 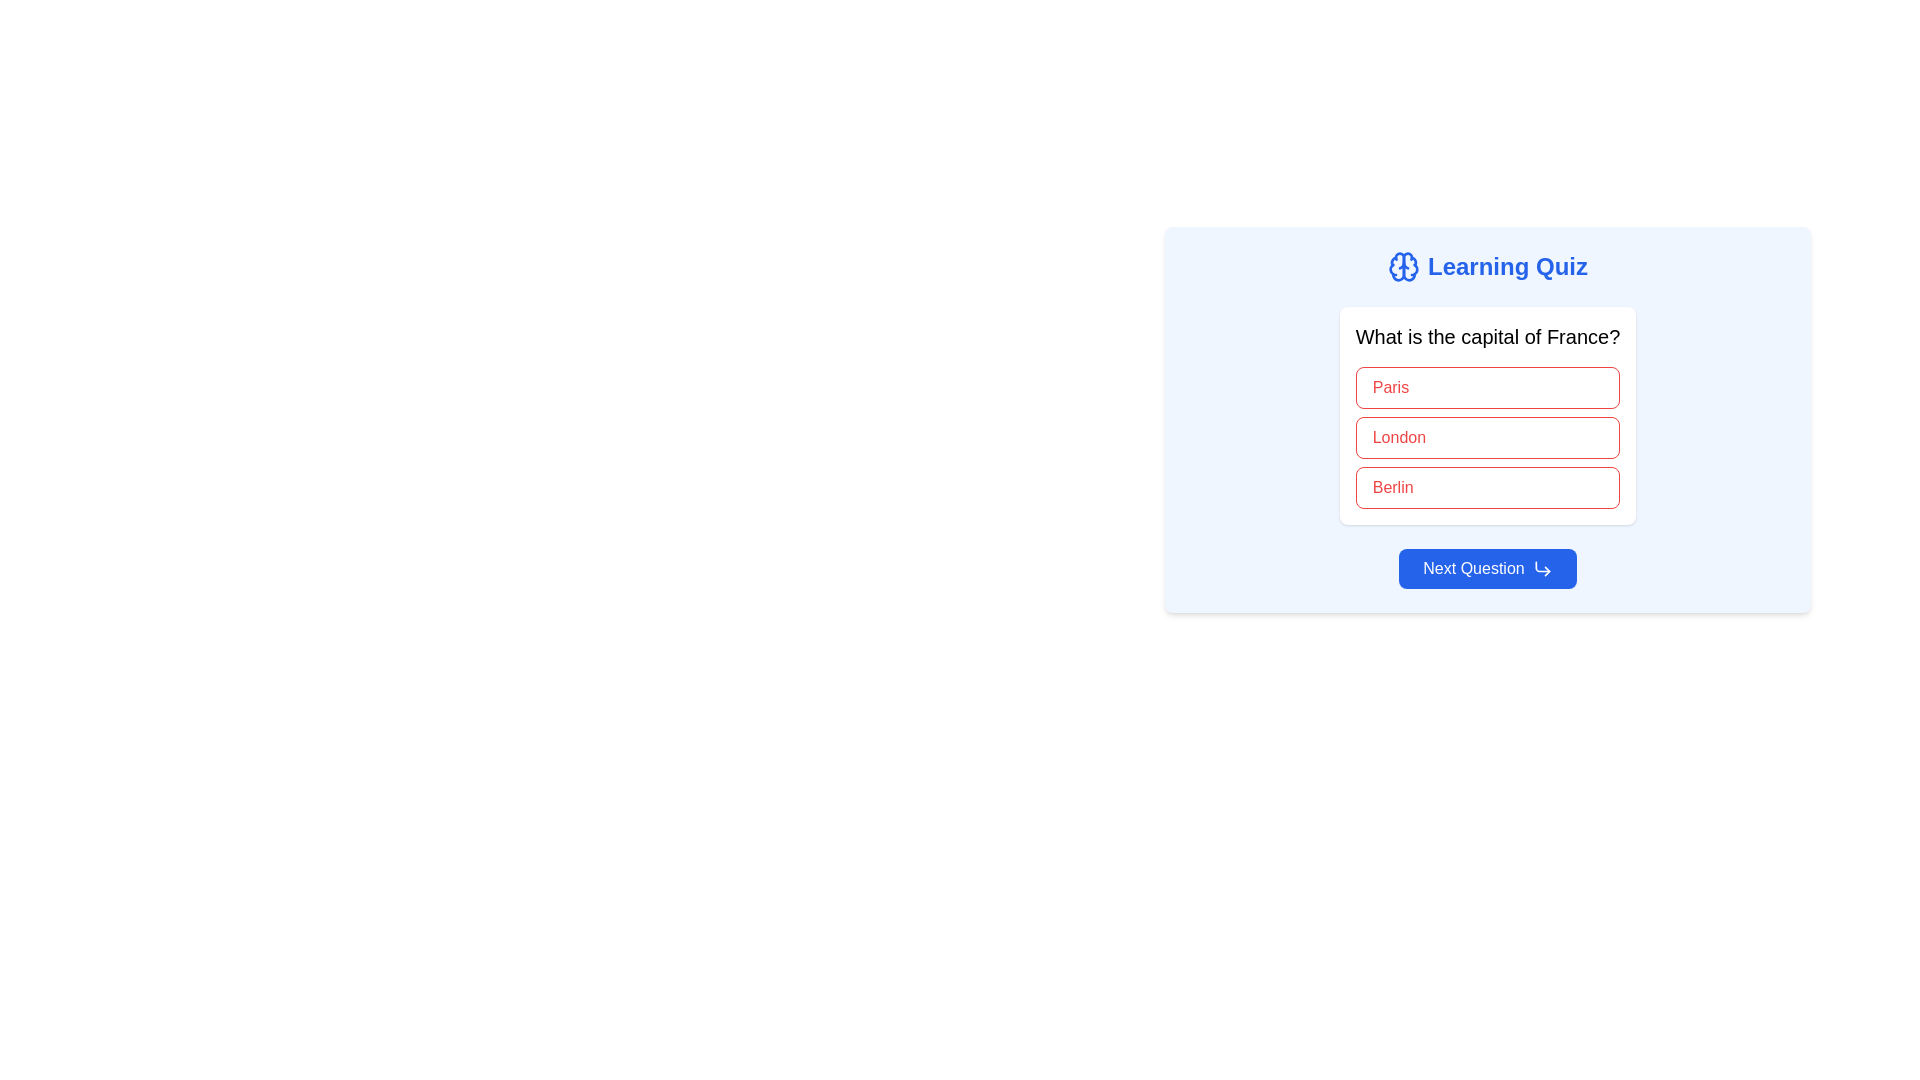 I want to click on the button that displays the options 'Paris', 'London', and 'Berlin', specifically highlighting the second option 'London', so click(x=1488, y=415).